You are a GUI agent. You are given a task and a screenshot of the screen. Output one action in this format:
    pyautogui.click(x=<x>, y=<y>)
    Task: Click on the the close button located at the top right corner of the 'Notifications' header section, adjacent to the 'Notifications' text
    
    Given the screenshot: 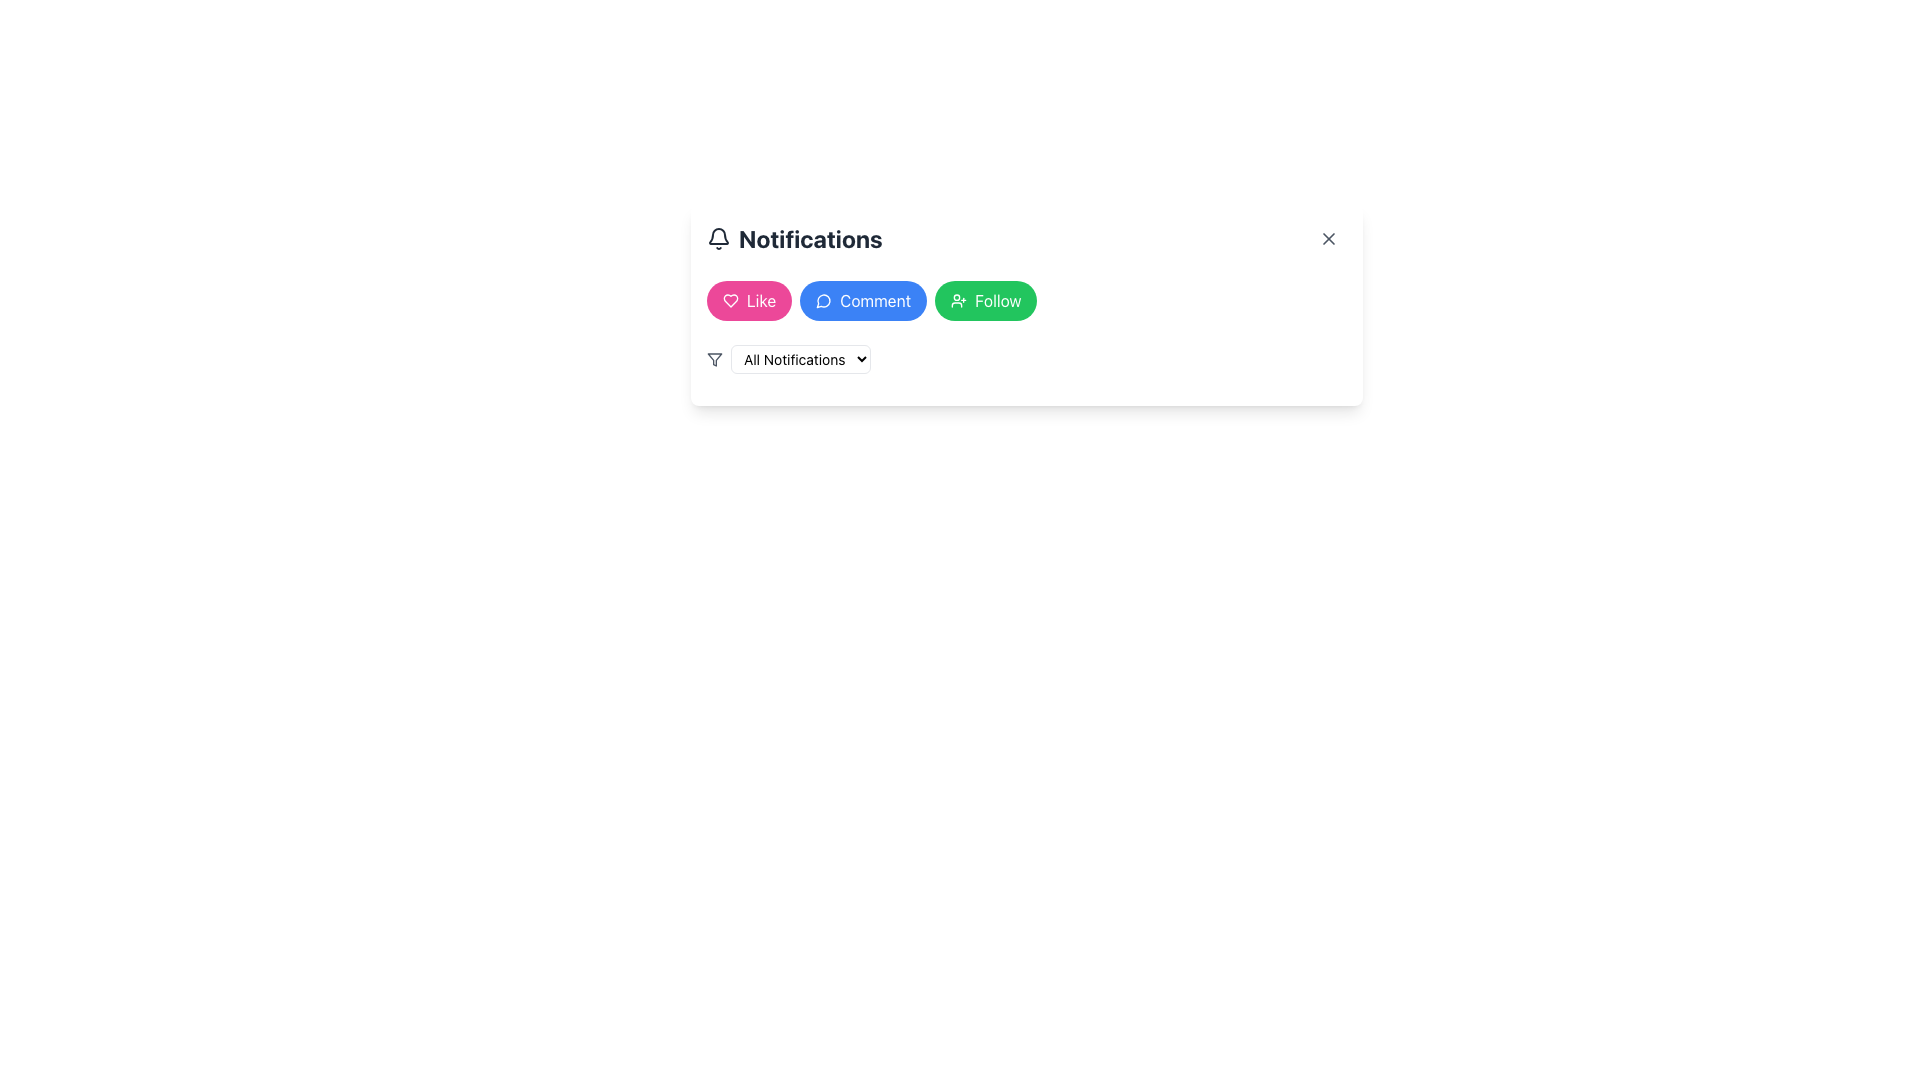 What is the action you would take?
    pyautogui.click(x=1329, y=238)
    